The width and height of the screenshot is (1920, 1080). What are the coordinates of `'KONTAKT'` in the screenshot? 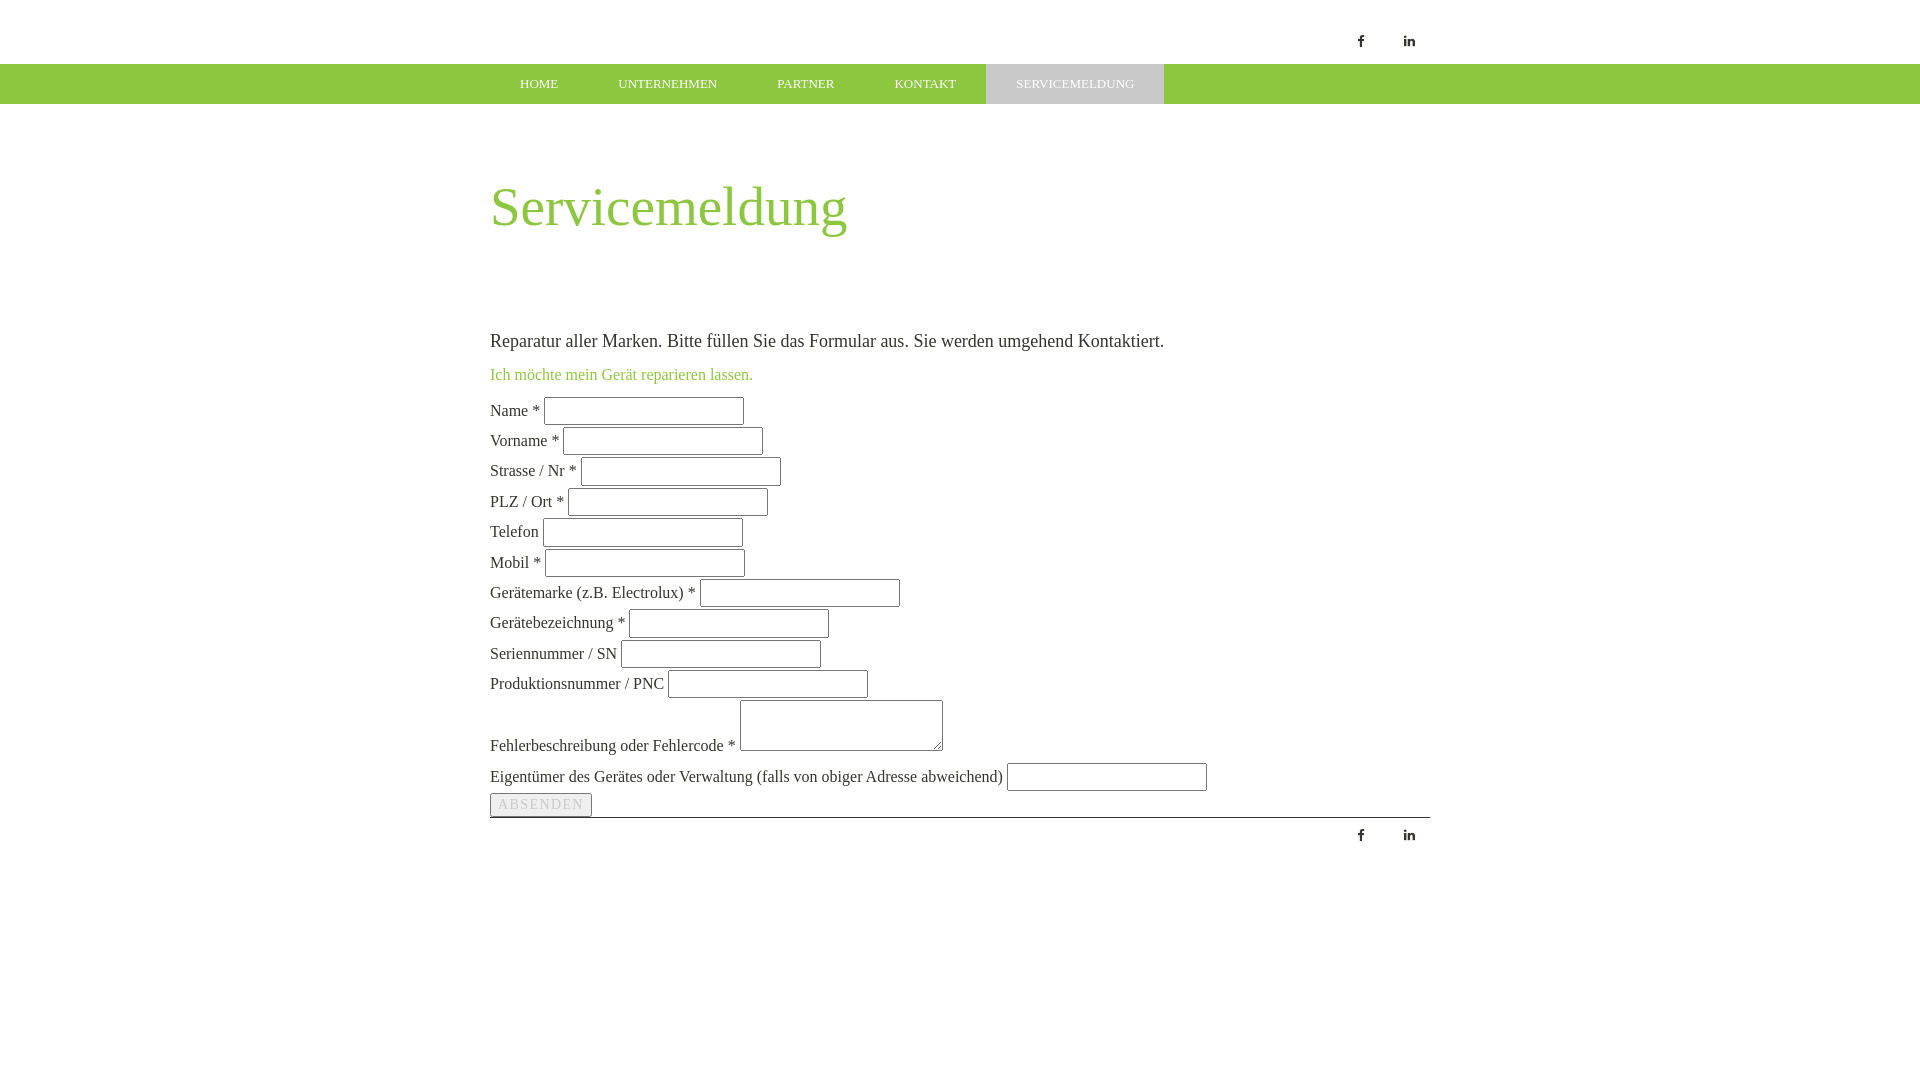 It's located at (924, 83).